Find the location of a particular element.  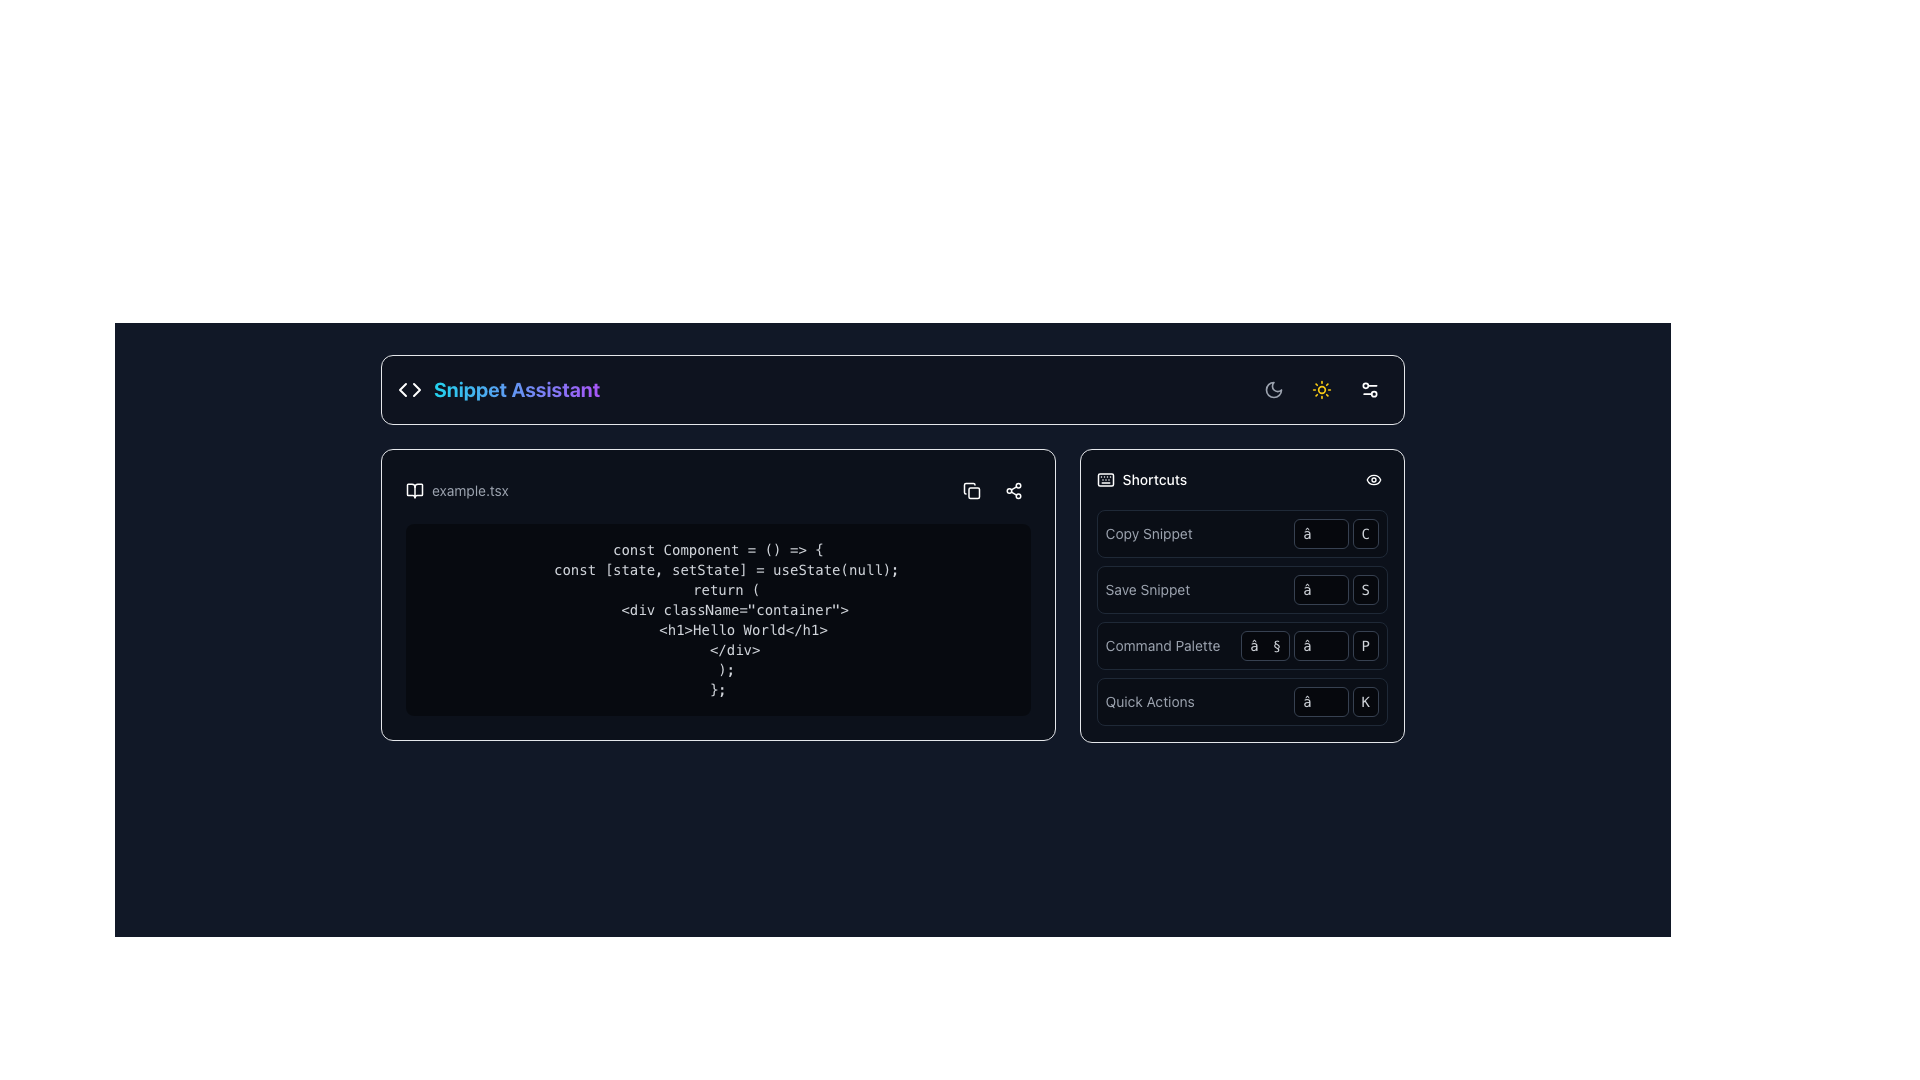

the keyboard shortcuts icon located to the left of the 'Shortcuts' text is located at coordinates (1104, 479).